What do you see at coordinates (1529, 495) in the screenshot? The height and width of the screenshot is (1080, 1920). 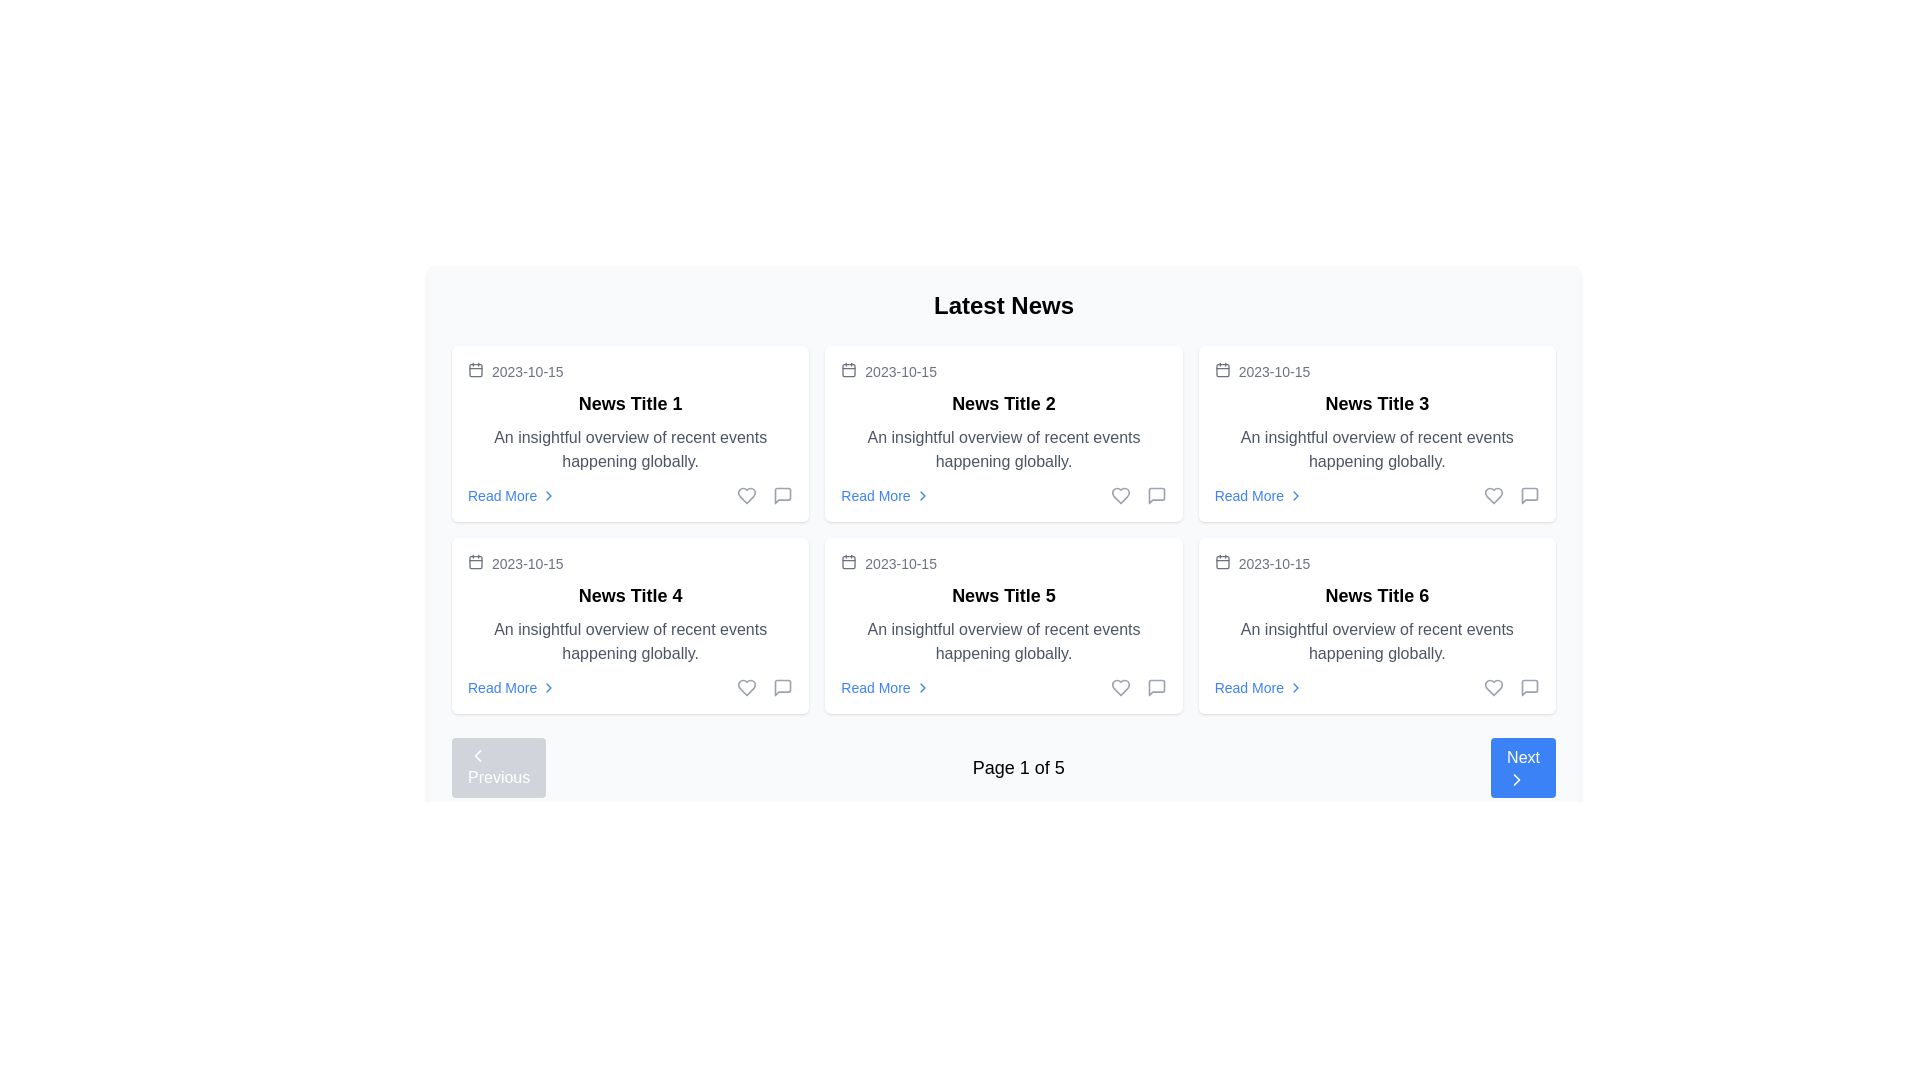 I see `the comments icon button located in the bottom-right corner of the card for 'News Title 3'` at bounding box center [1529, 495].